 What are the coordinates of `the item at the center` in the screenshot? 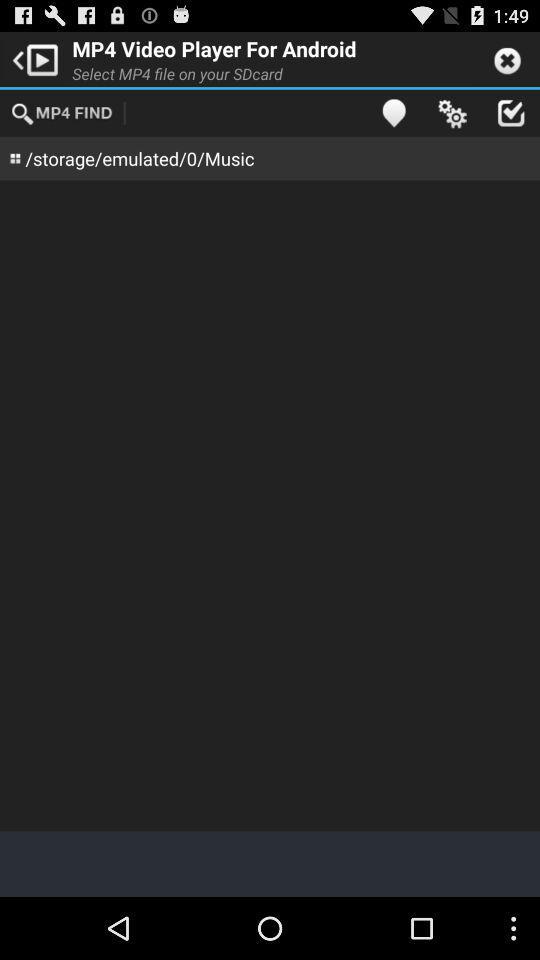 It's located at (270, 504).